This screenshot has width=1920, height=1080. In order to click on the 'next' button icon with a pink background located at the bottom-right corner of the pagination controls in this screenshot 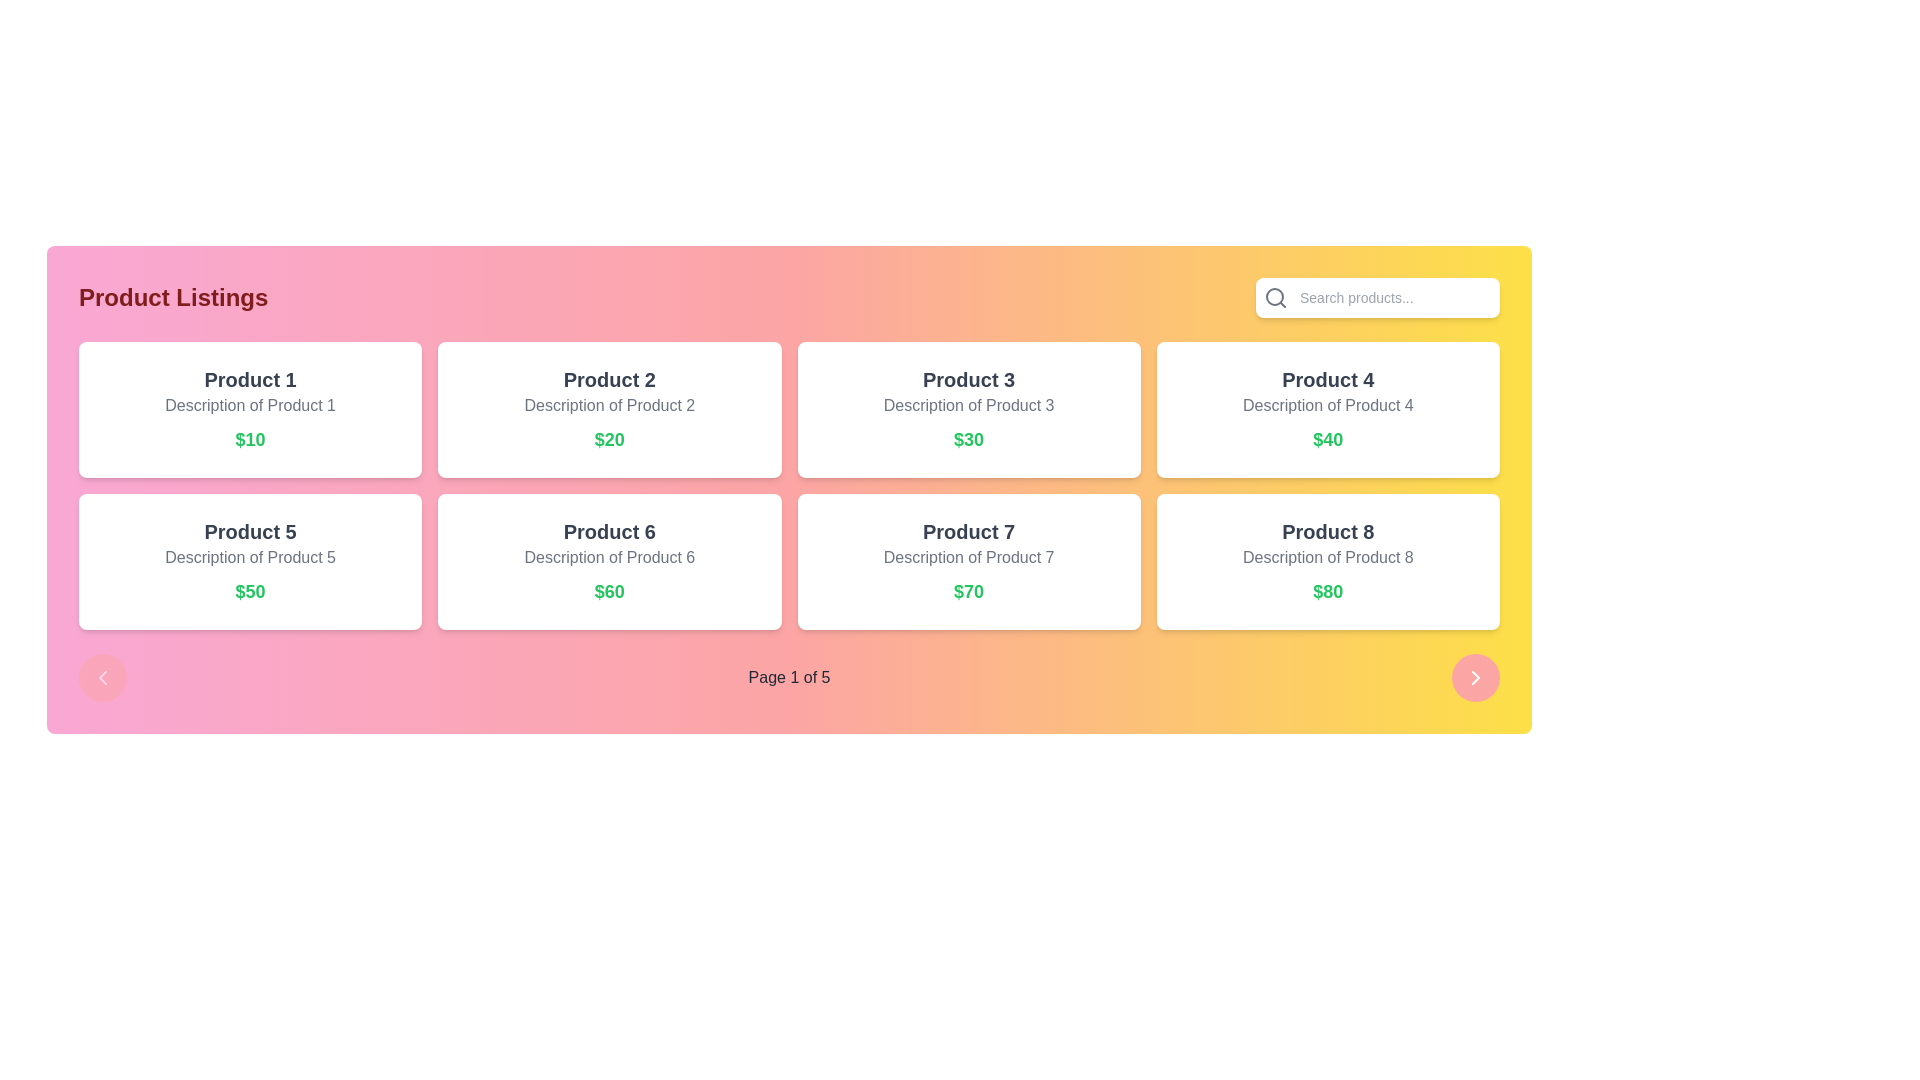, I will do `click(1475, 677)`.